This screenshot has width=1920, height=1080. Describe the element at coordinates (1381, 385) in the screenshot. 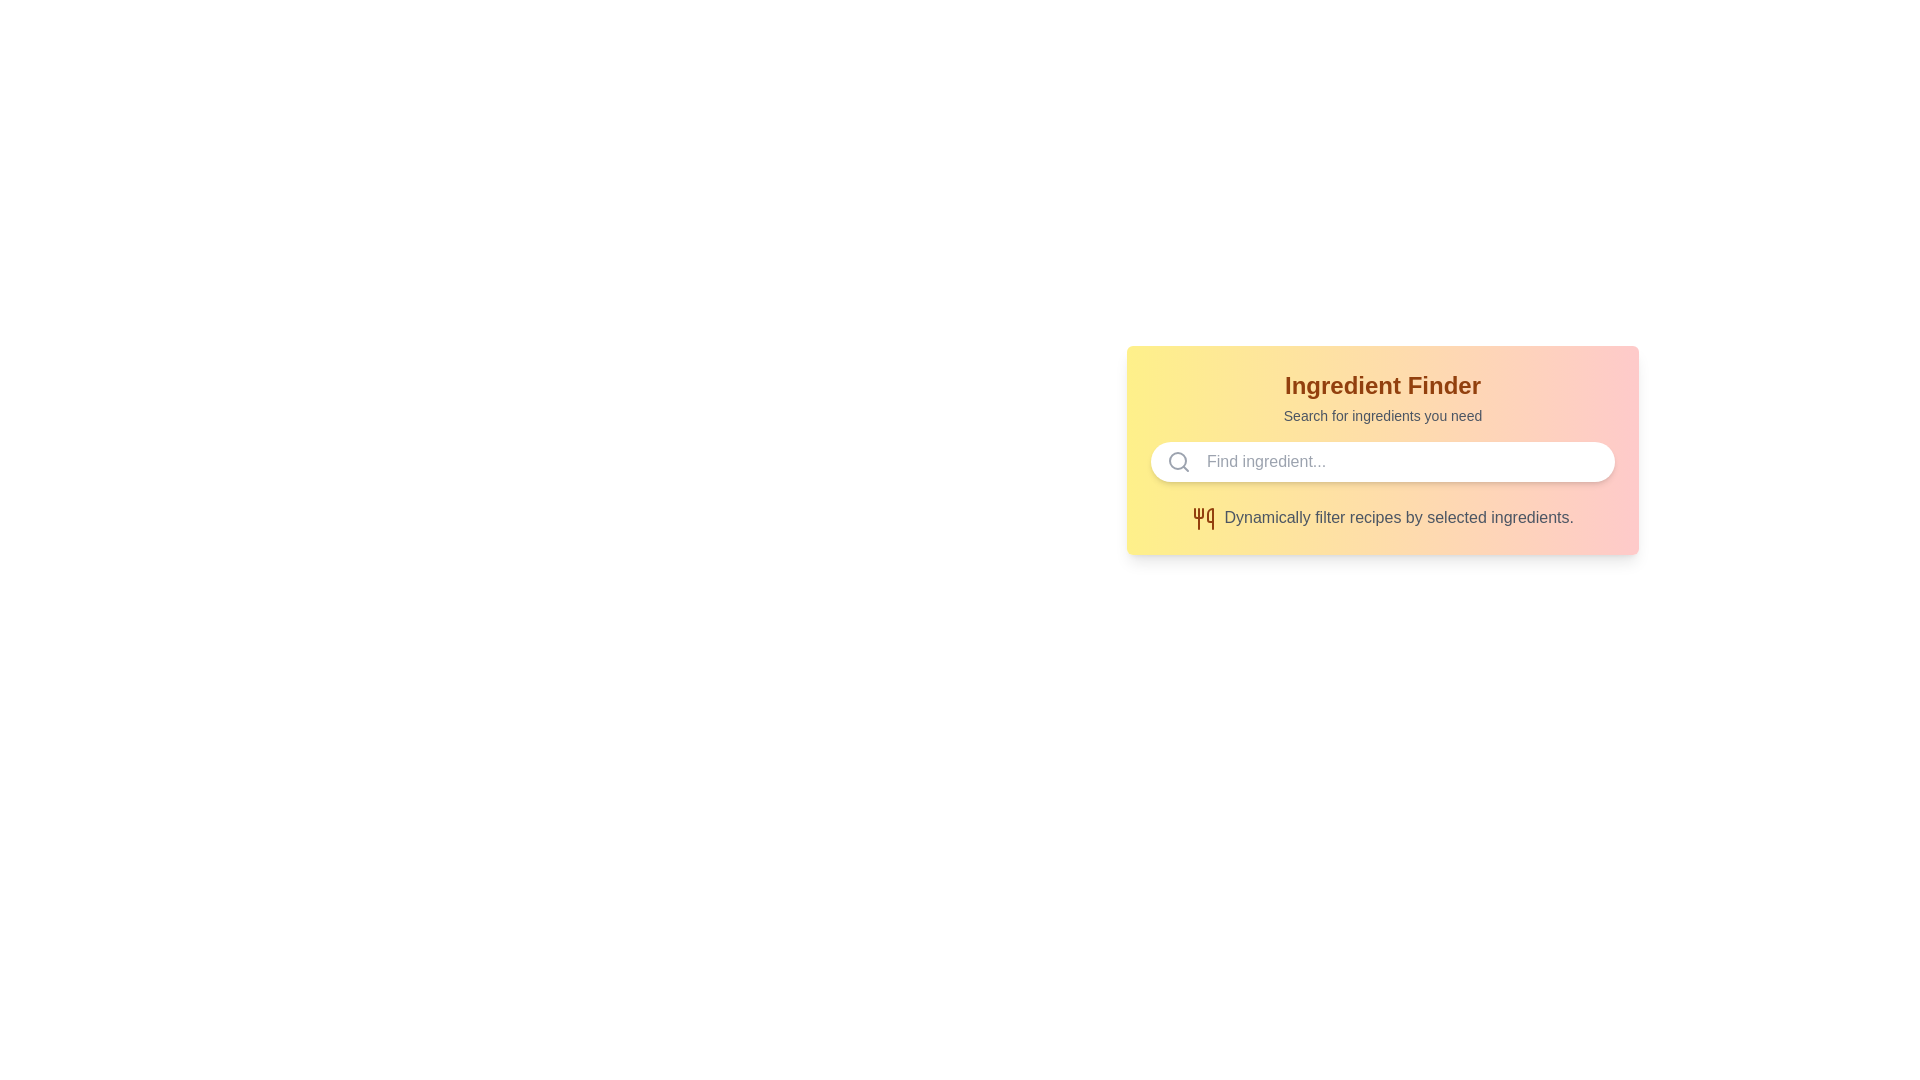

I see `the bold, large amber text label that reads 'Ingredient Finder', positioned at the top of the component in the UI` at that location.